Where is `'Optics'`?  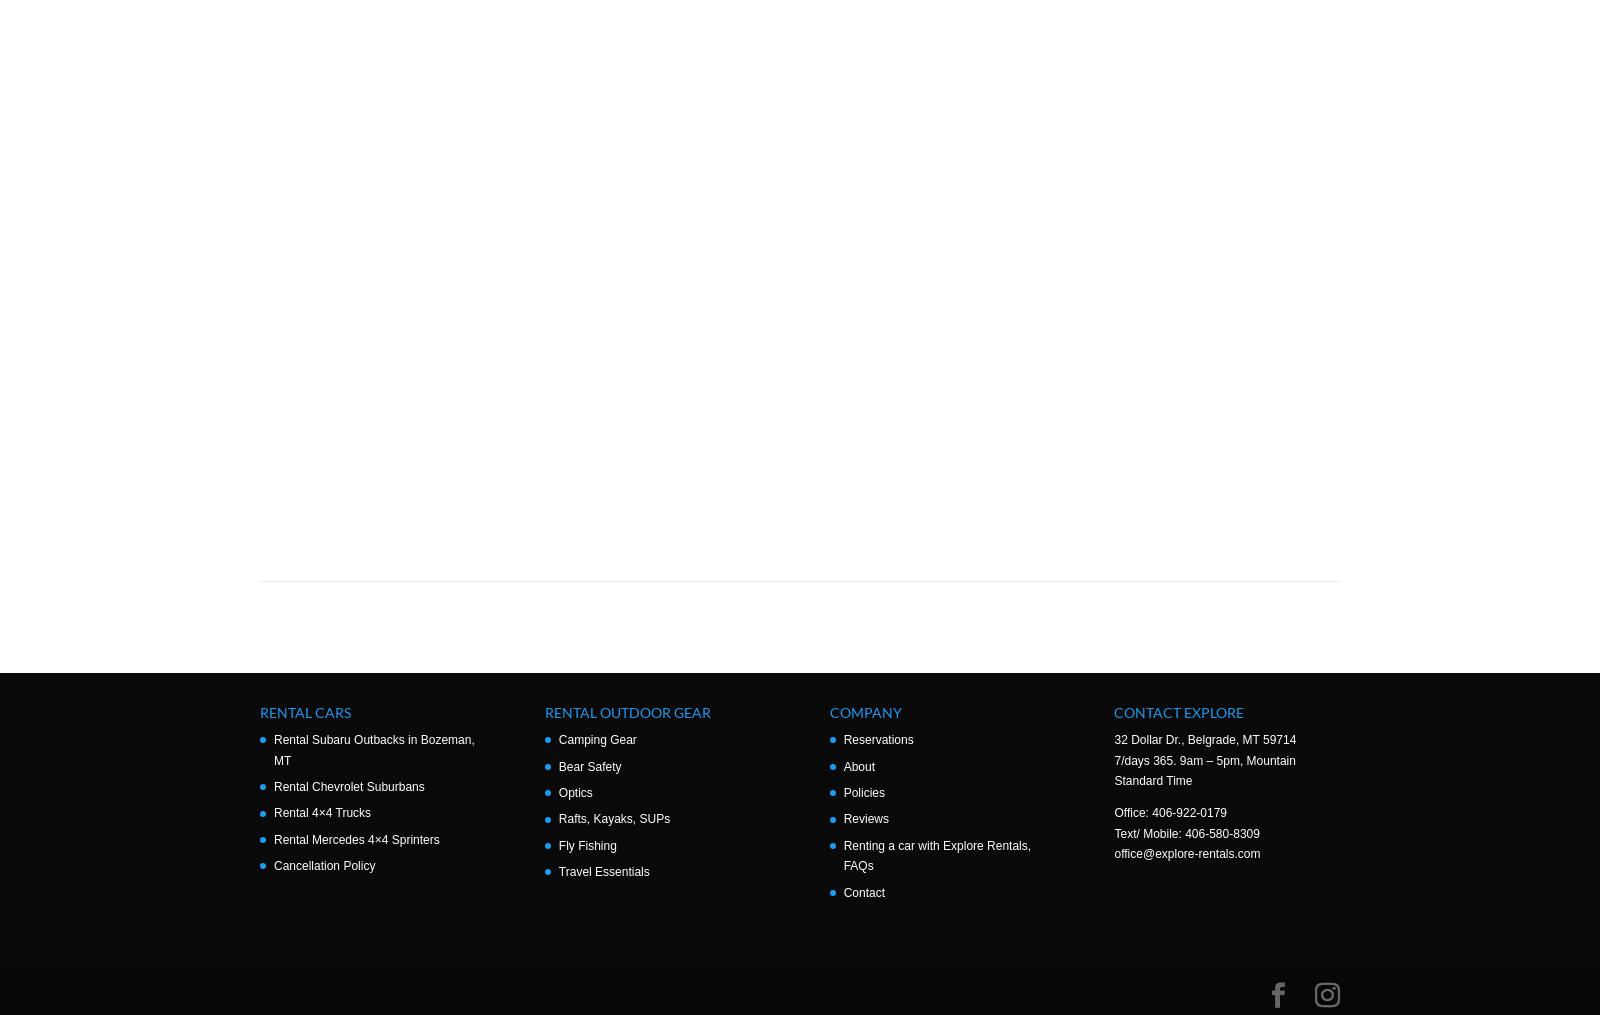 'Optics' is located at coordinates (574, 792).